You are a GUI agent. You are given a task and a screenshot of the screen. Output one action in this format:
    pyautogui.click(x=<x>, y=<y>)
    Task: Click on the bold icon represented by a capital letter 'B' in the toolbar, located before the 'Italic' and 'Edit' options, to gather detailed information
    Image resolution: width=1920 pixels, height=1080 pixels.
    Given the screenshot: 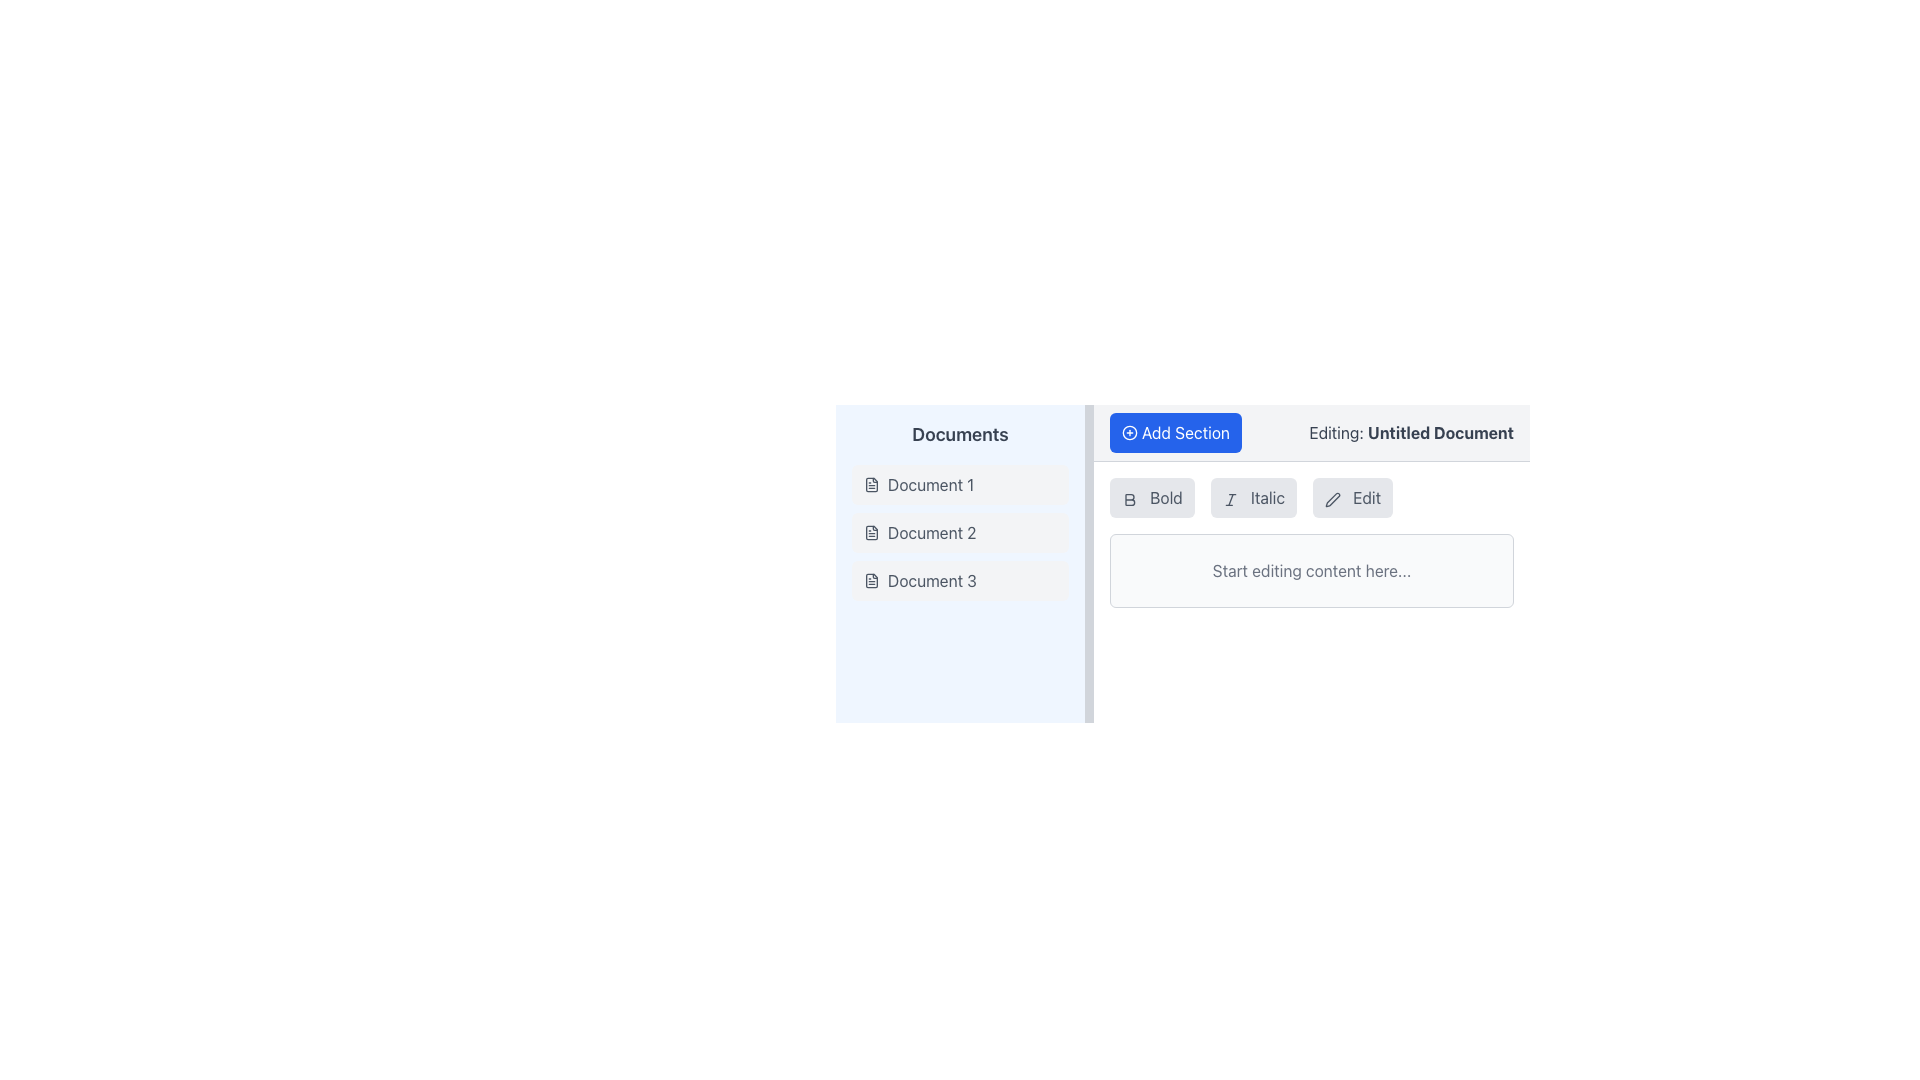 What is the action you would take?
    pyautogui.click(x=1129, y=497)
    